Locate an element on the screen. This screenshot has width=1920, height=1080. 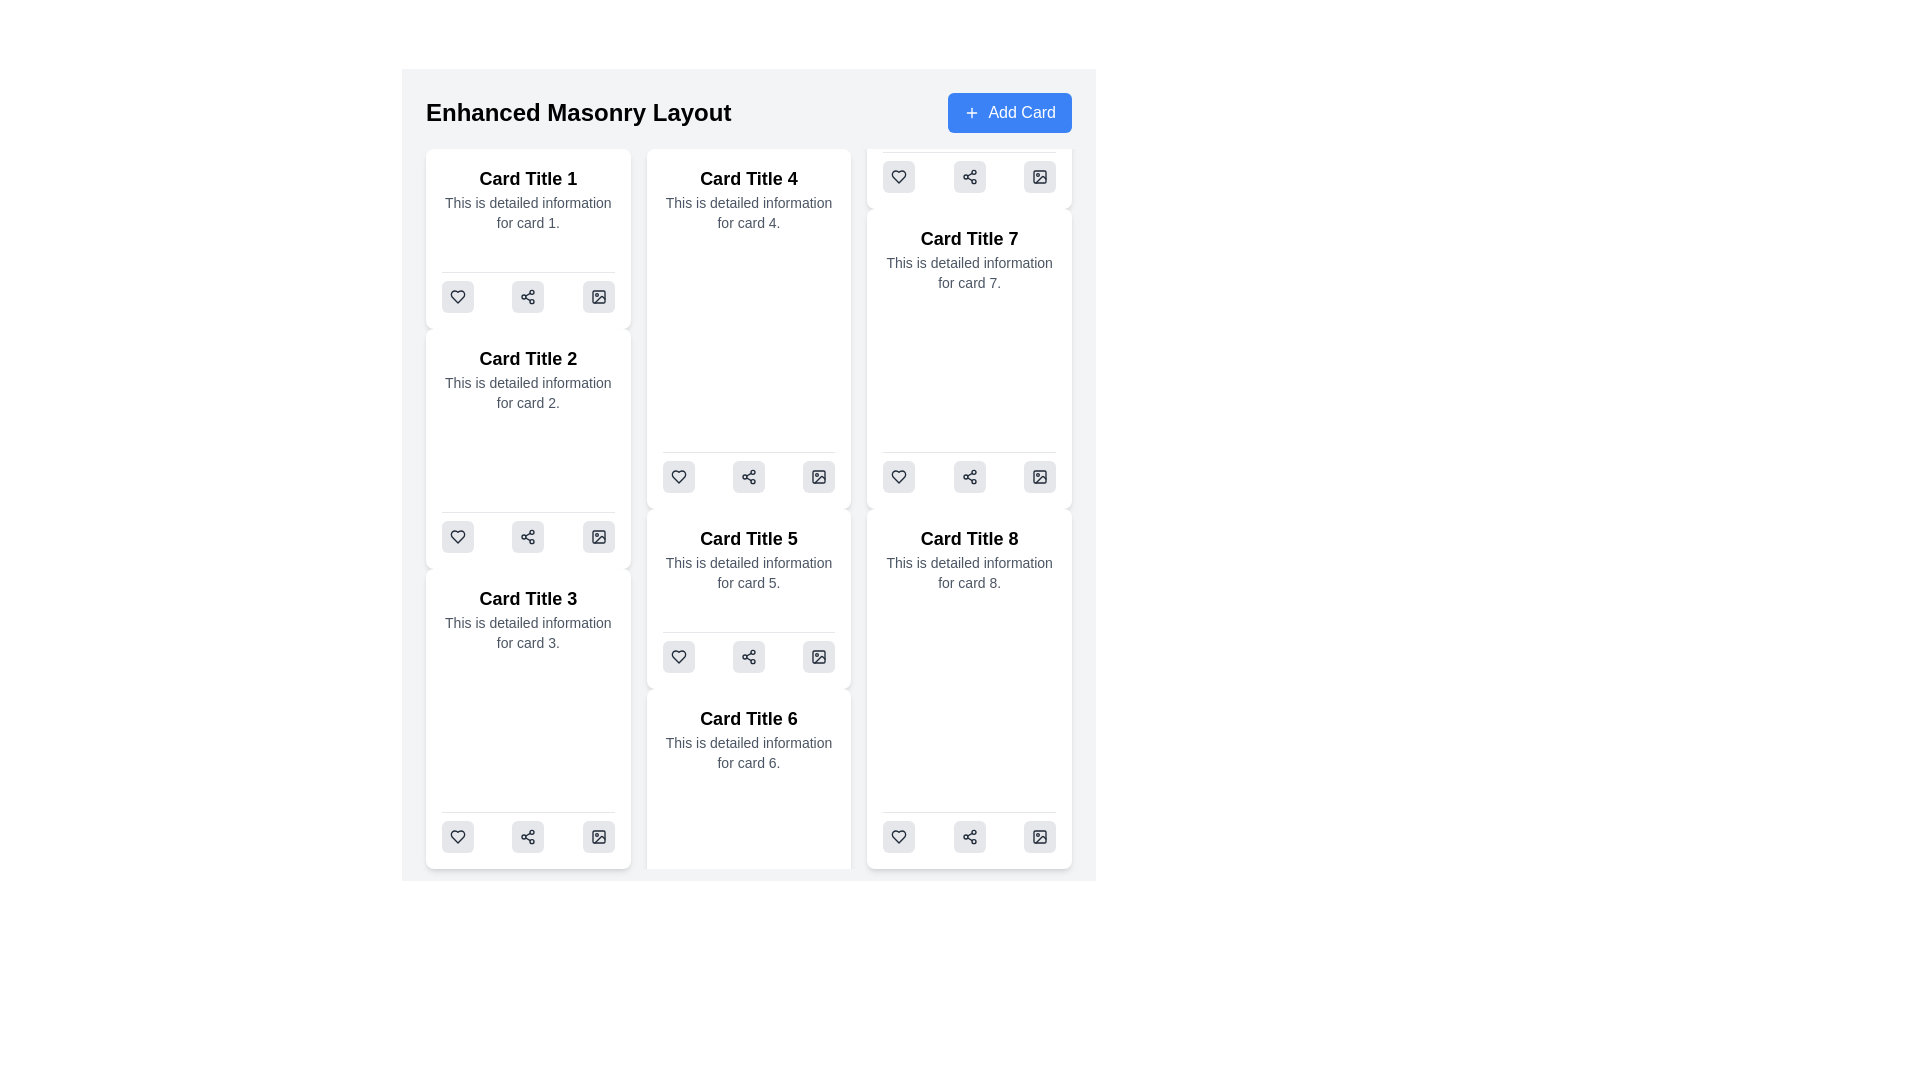
the small rectangle with rounded corners, which is a sub-element of the SVG icon located at the bottom-right of the 'Card Title 5' panel is located at coordinates (819, 656).